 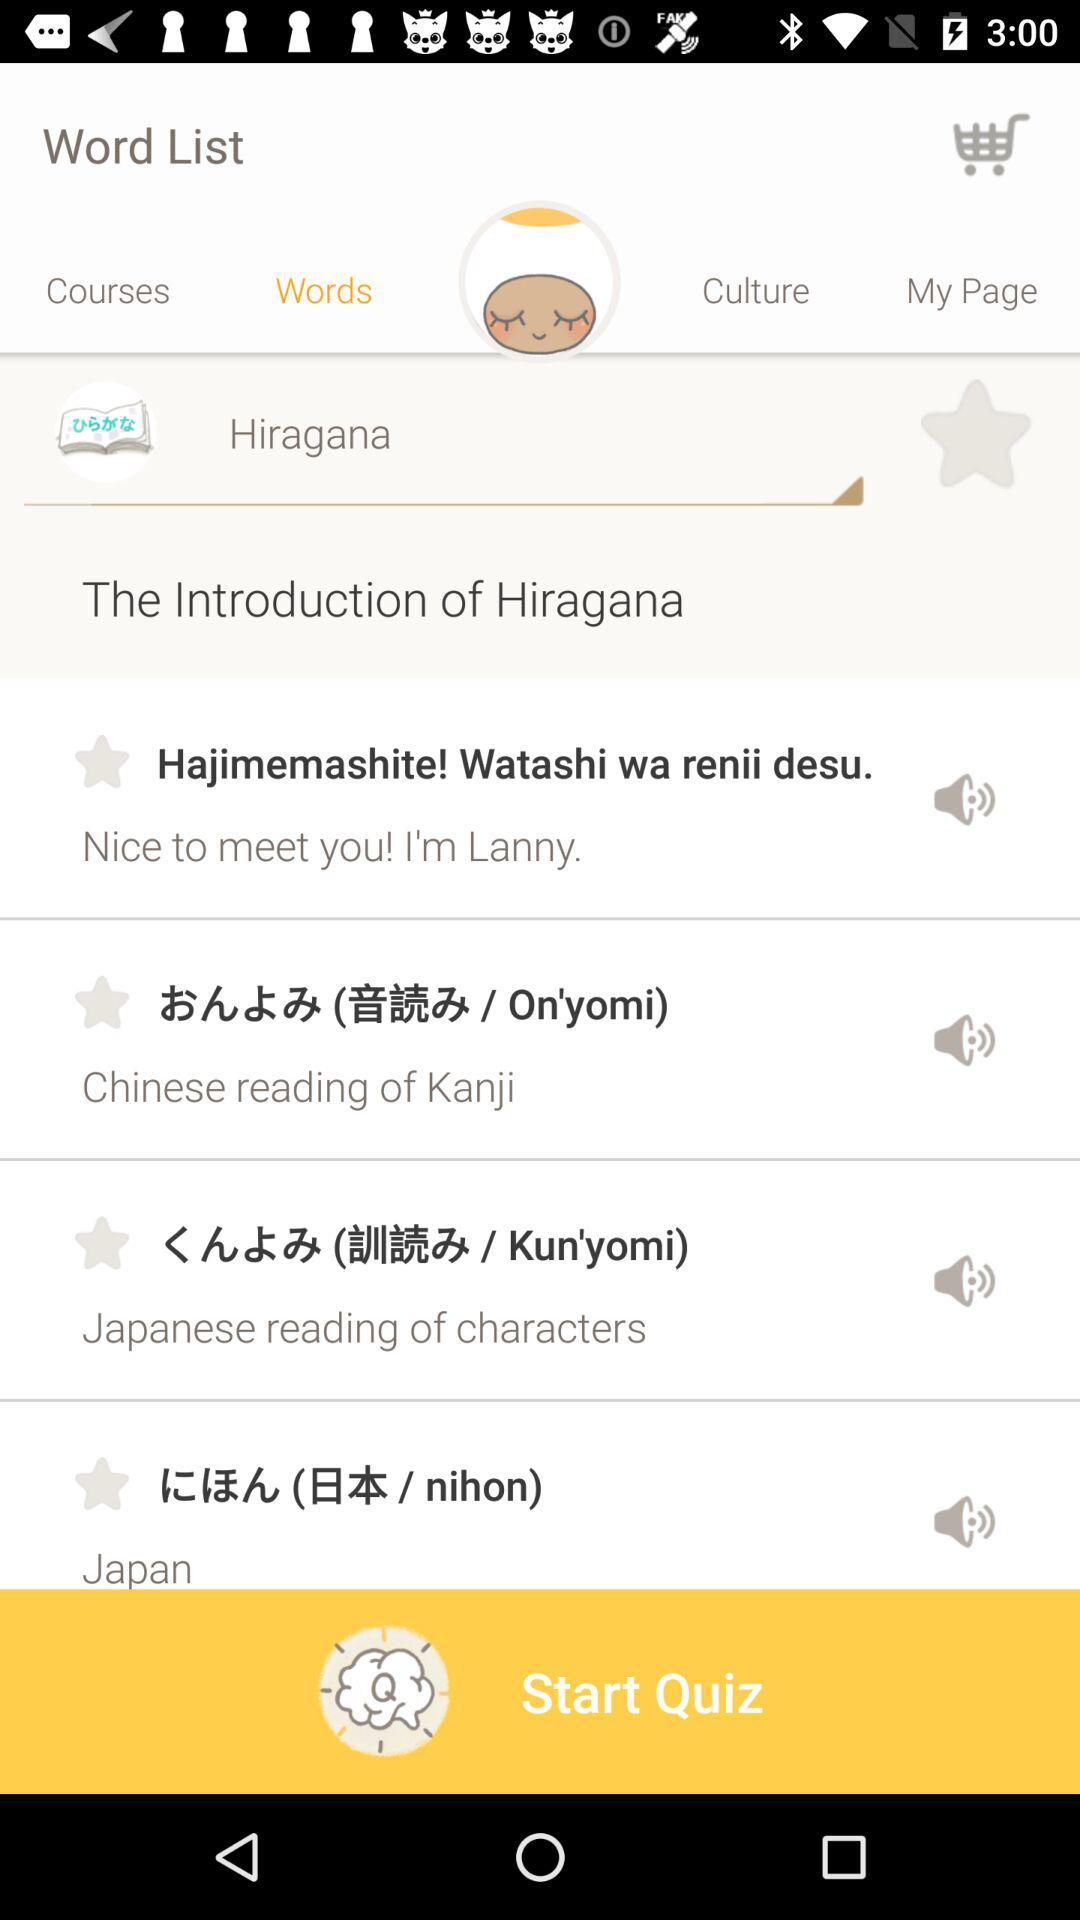 I want to click on the cart icon, so click(x=991, y=143).